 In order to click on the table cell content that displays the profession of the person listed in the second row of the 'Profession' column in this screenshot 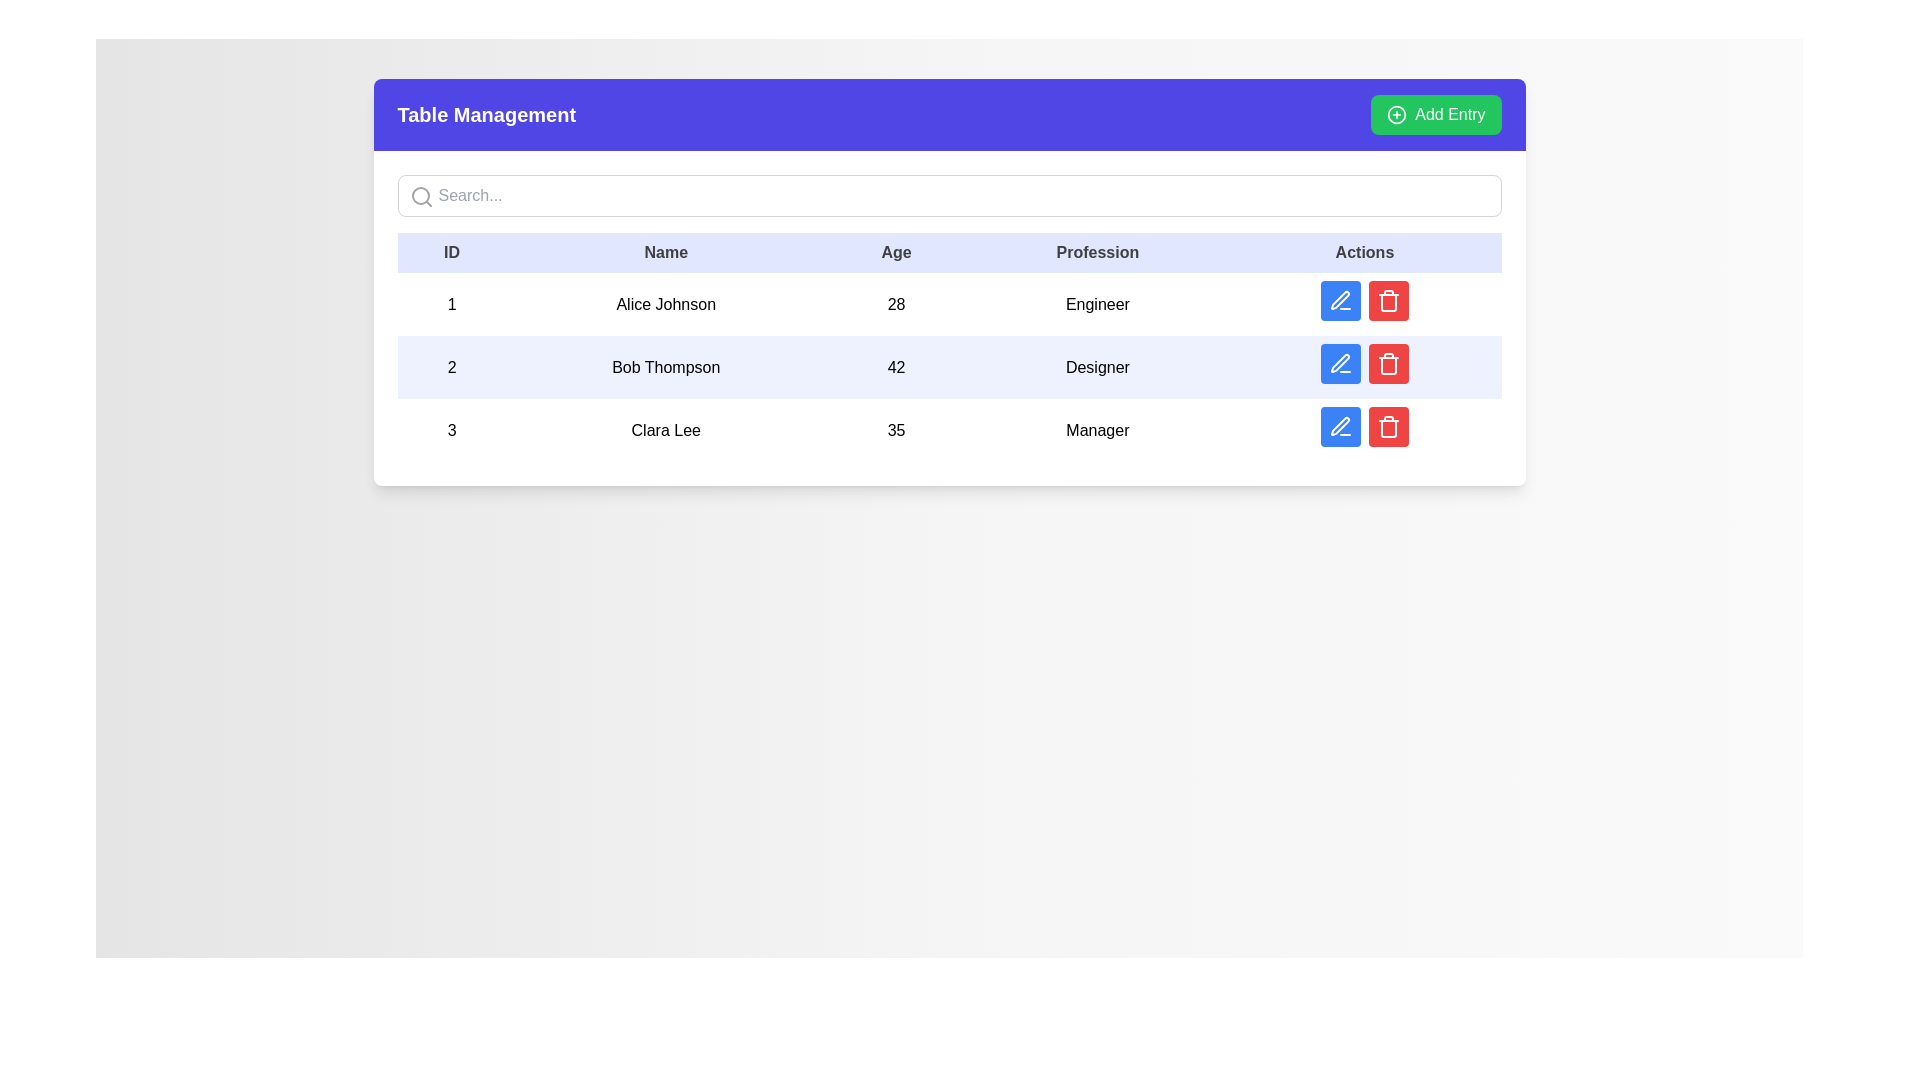, I will do `click(1096, 367)`.